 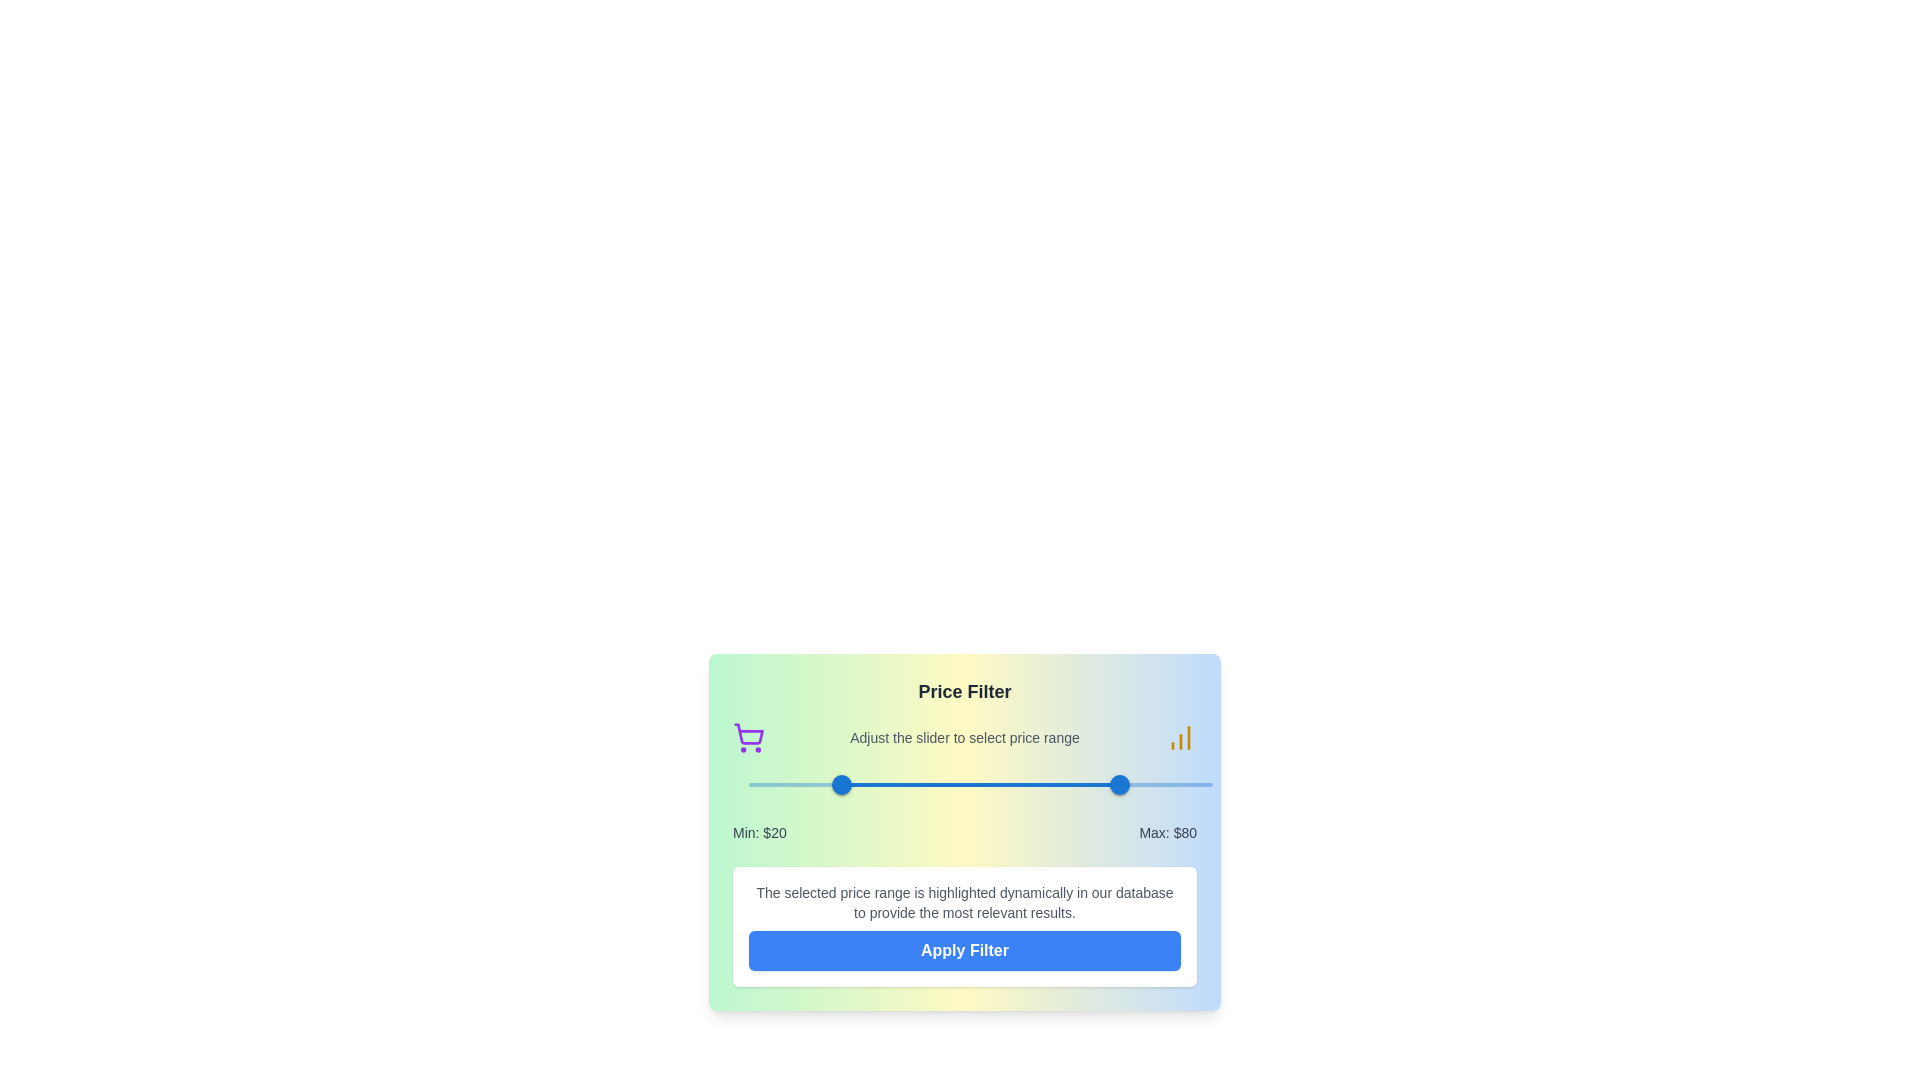 I want to click on and drag the blue circular slider thumb, which is the second thumb on the horizontal slider, to adjust the value associated with '80', so click(x=1120, y=784).